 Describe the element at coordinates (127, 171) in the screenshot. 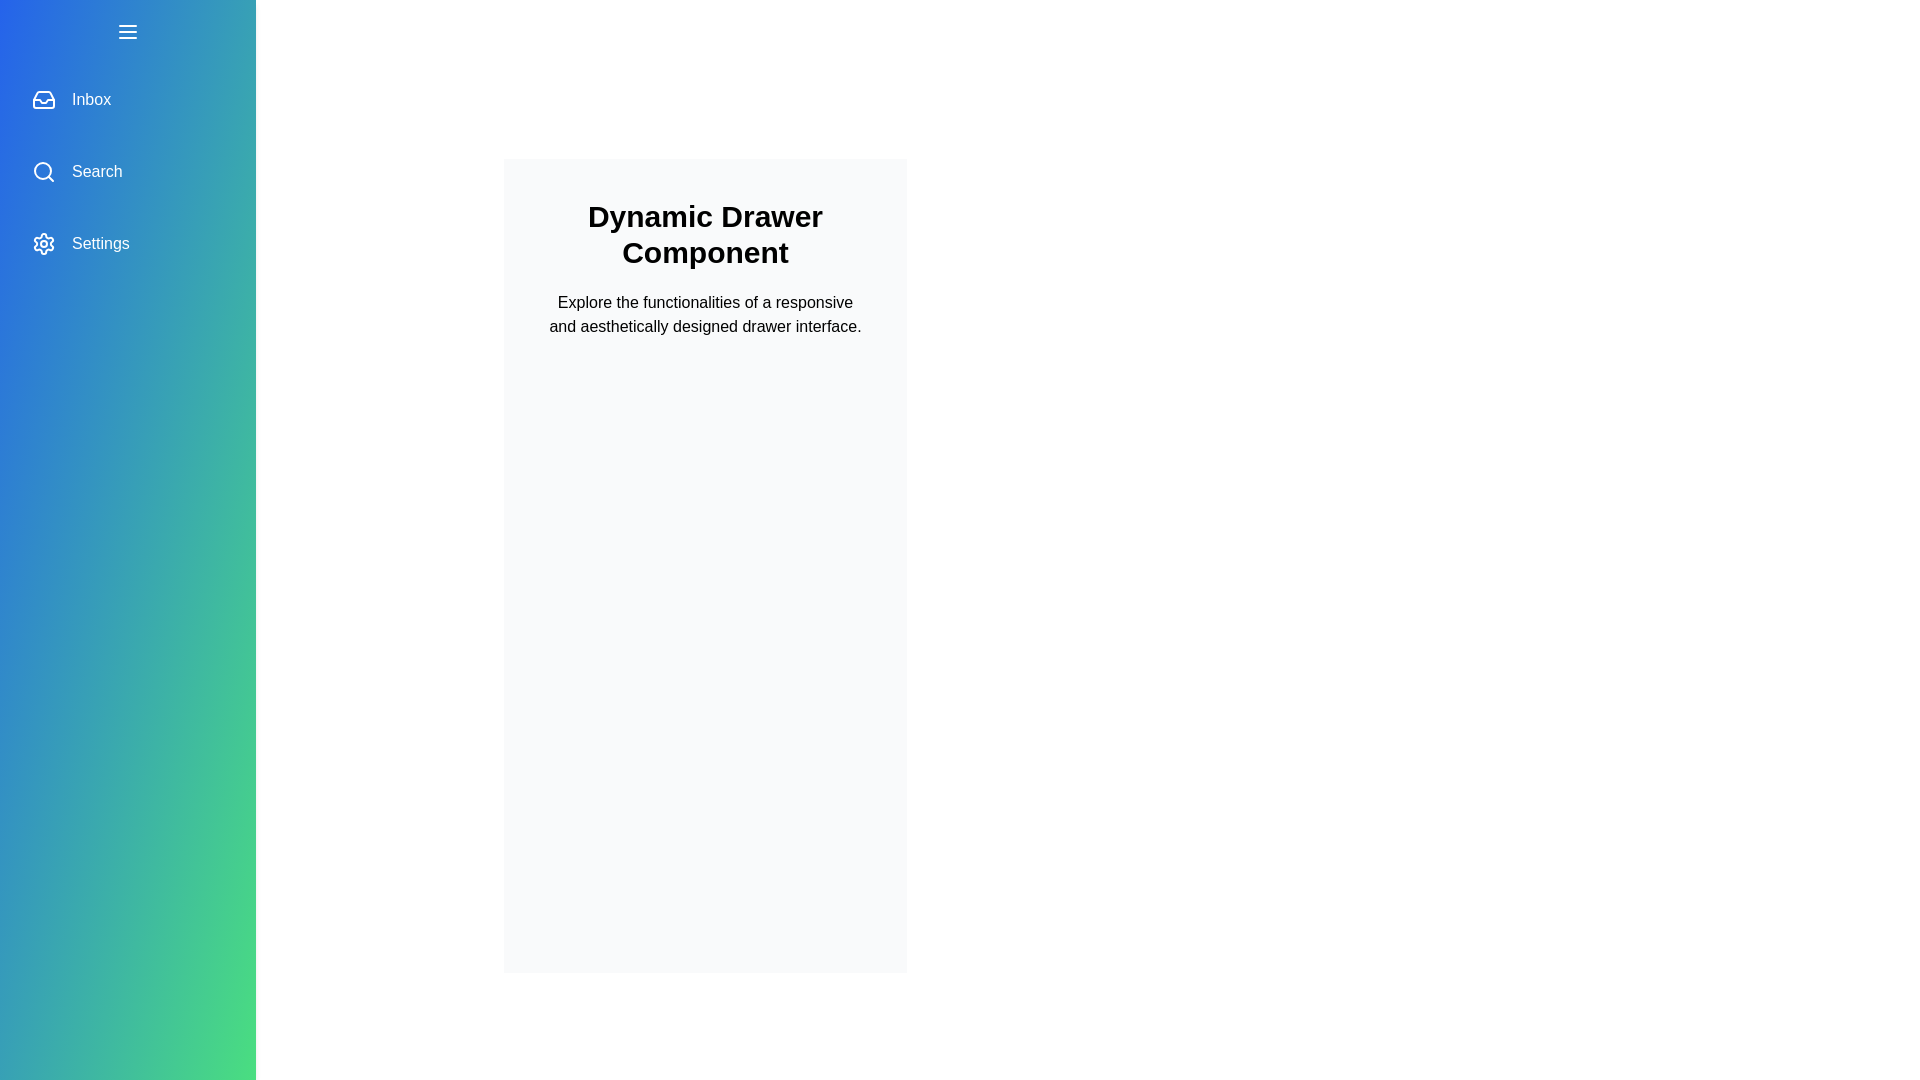

I see `the 'Search' menu item to navigate to the search functionality` at that location.